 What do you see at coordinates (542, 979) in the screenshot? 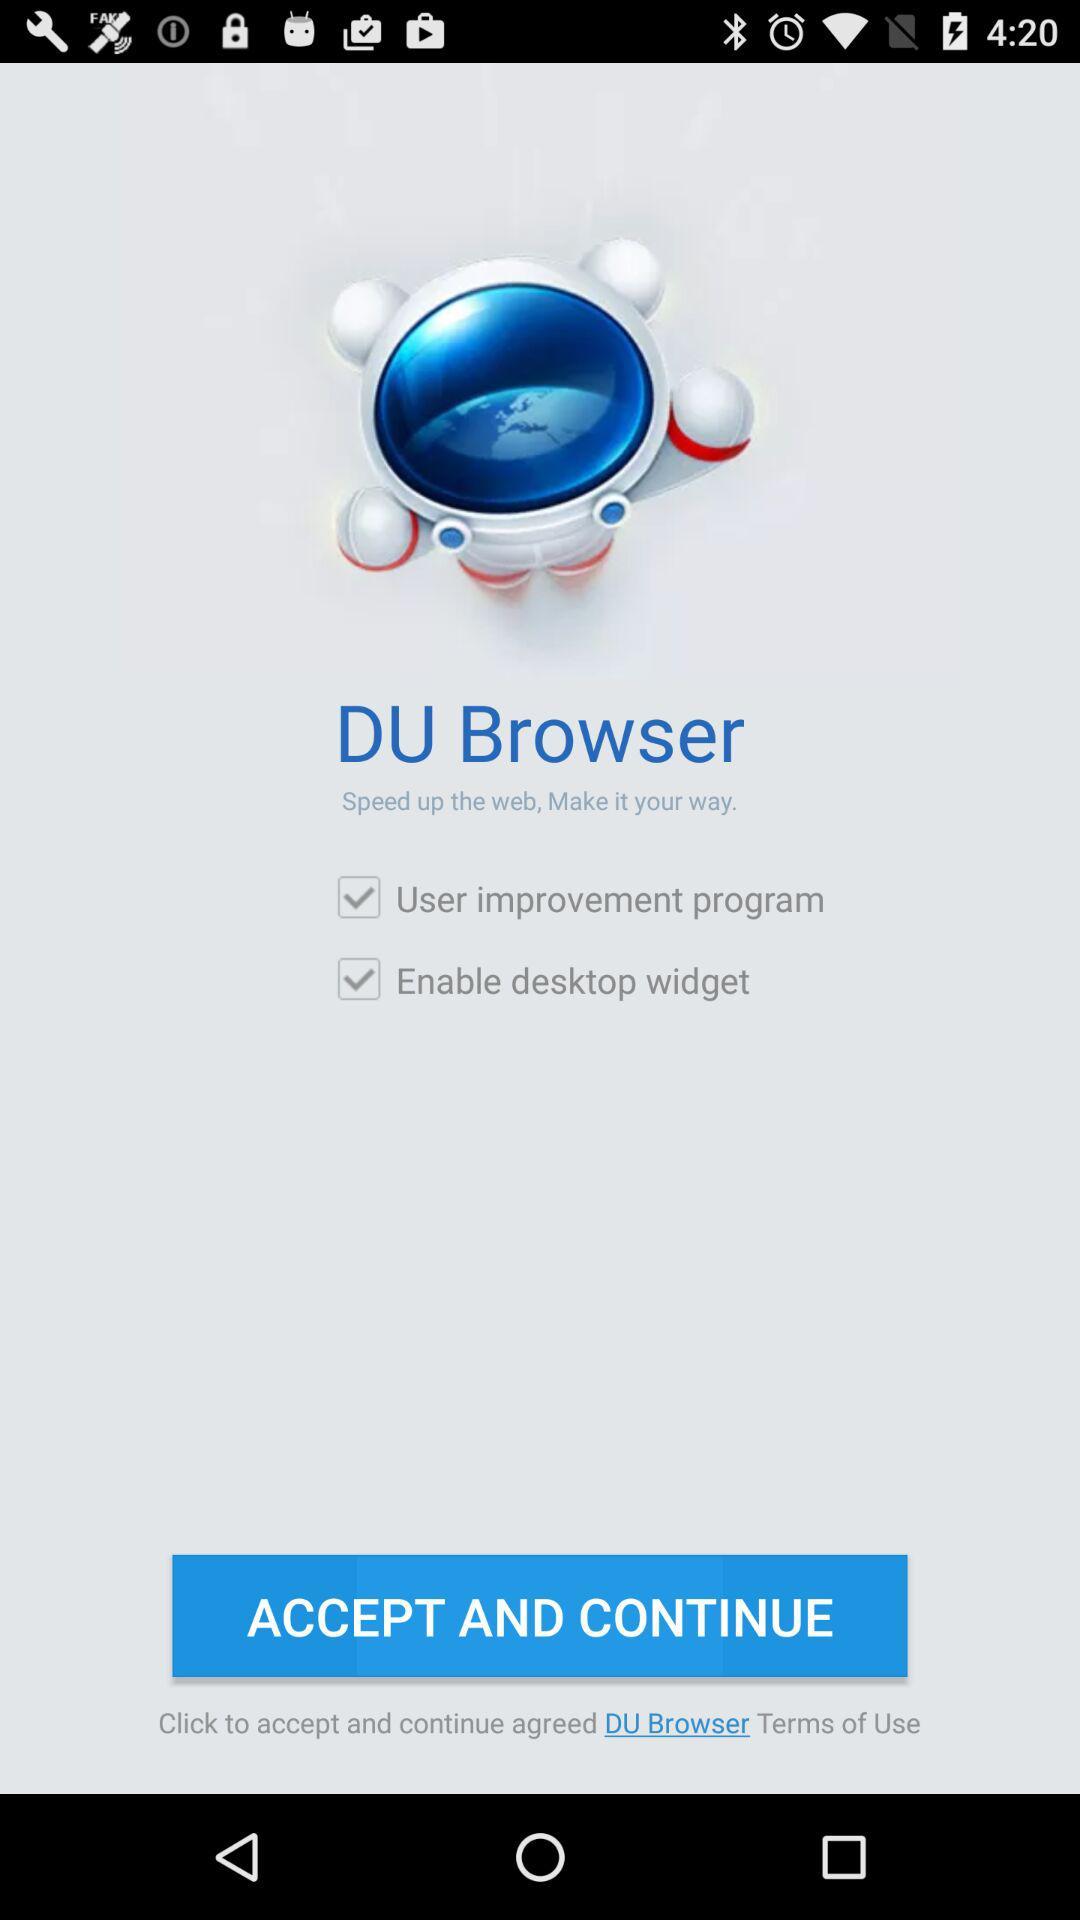
I see `icon above accept and continue icon` at bounding box center [542, 979].